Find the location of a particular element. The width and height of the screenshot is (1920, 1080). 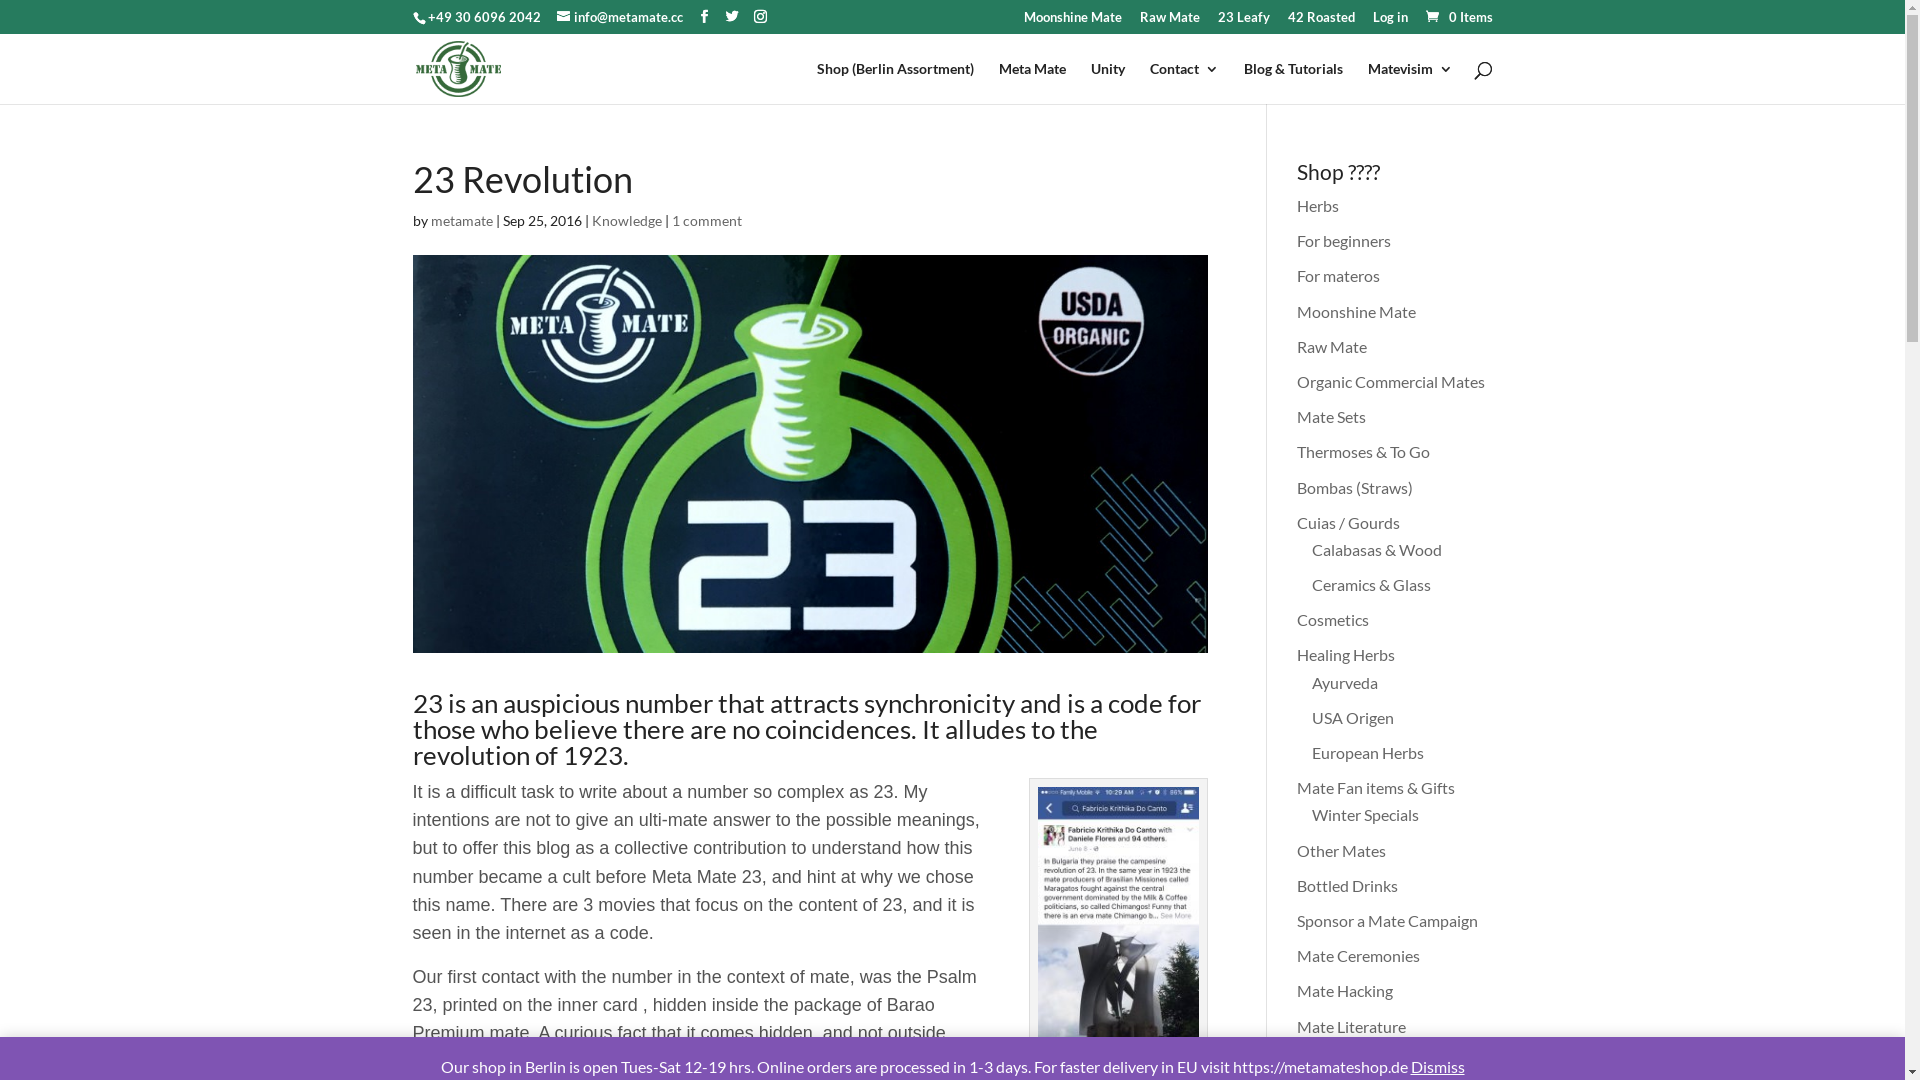

'Healing Herbs' is located at coordinates (1296, 654).